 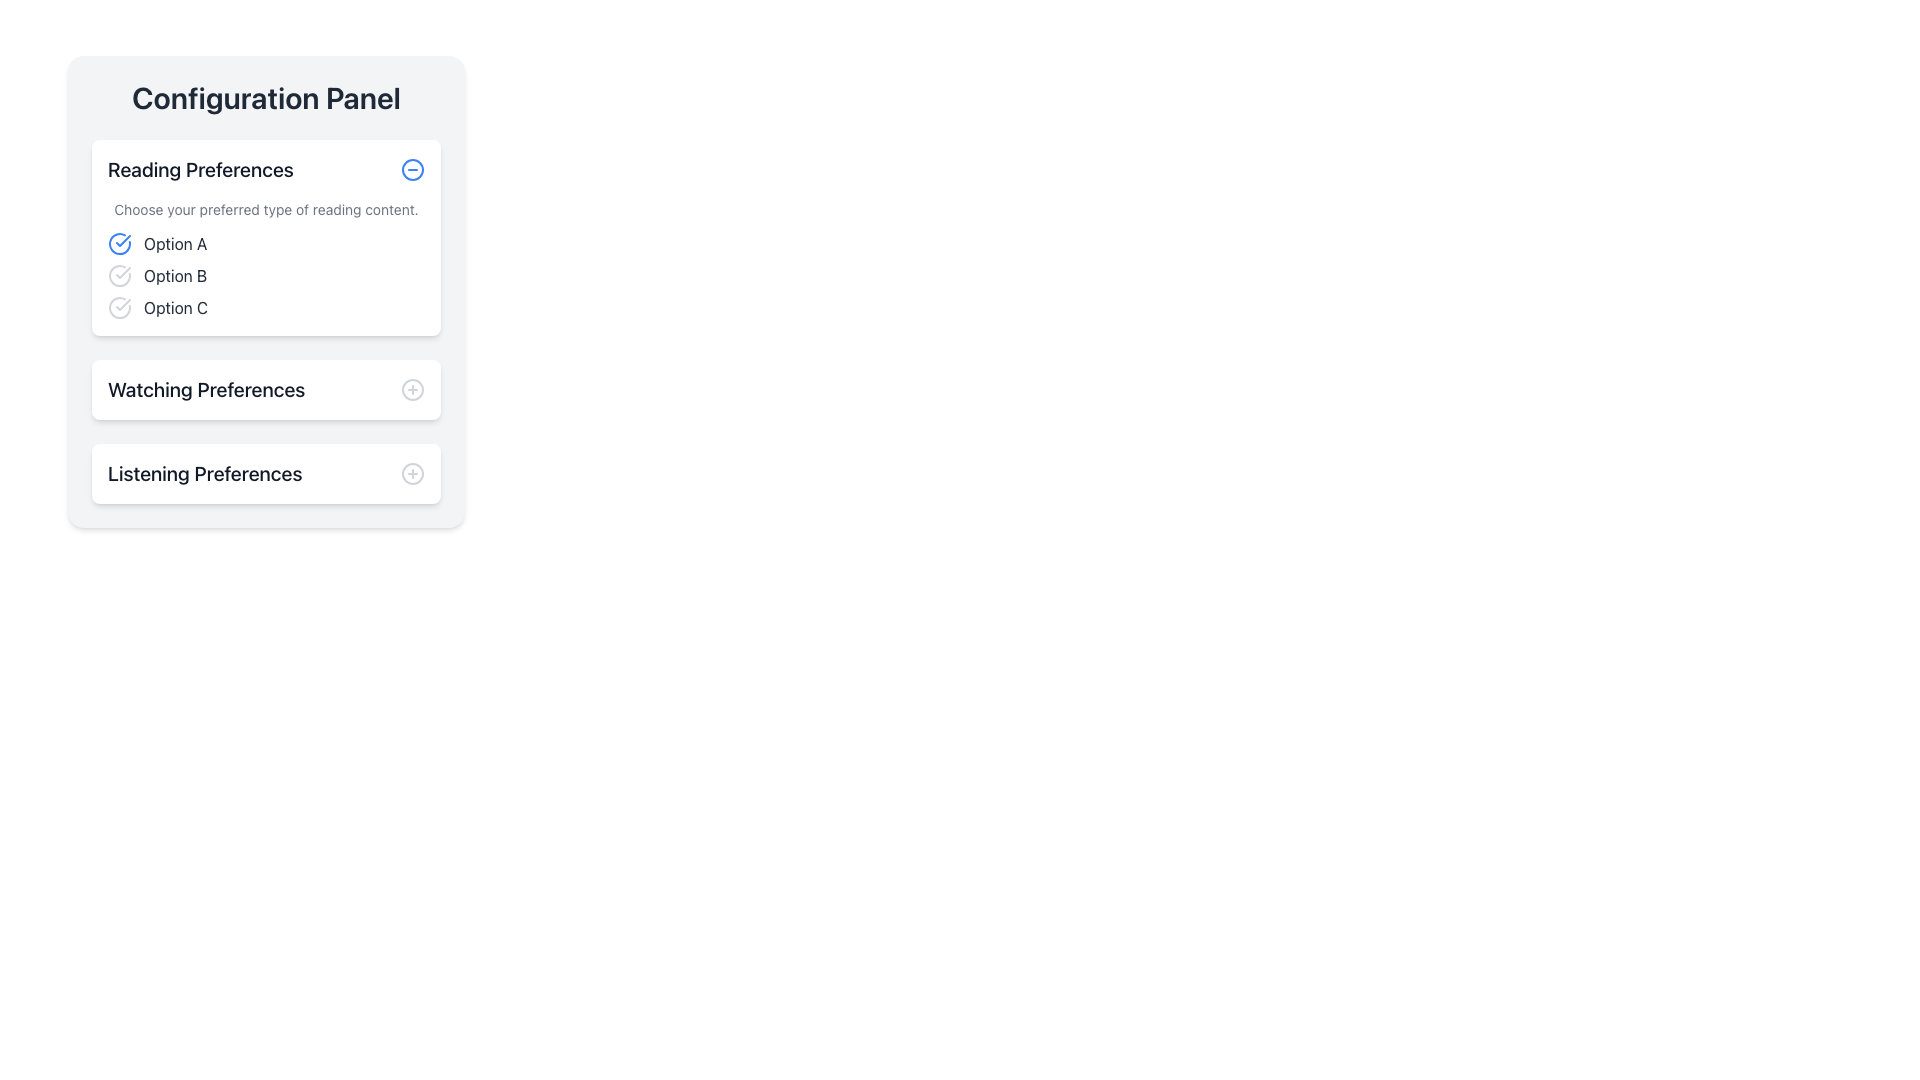 I want to click on the circular vector graphic element representing the interaction option for expanding or configuring the 'Listening Preferences' section, so click(x=411, y=474).